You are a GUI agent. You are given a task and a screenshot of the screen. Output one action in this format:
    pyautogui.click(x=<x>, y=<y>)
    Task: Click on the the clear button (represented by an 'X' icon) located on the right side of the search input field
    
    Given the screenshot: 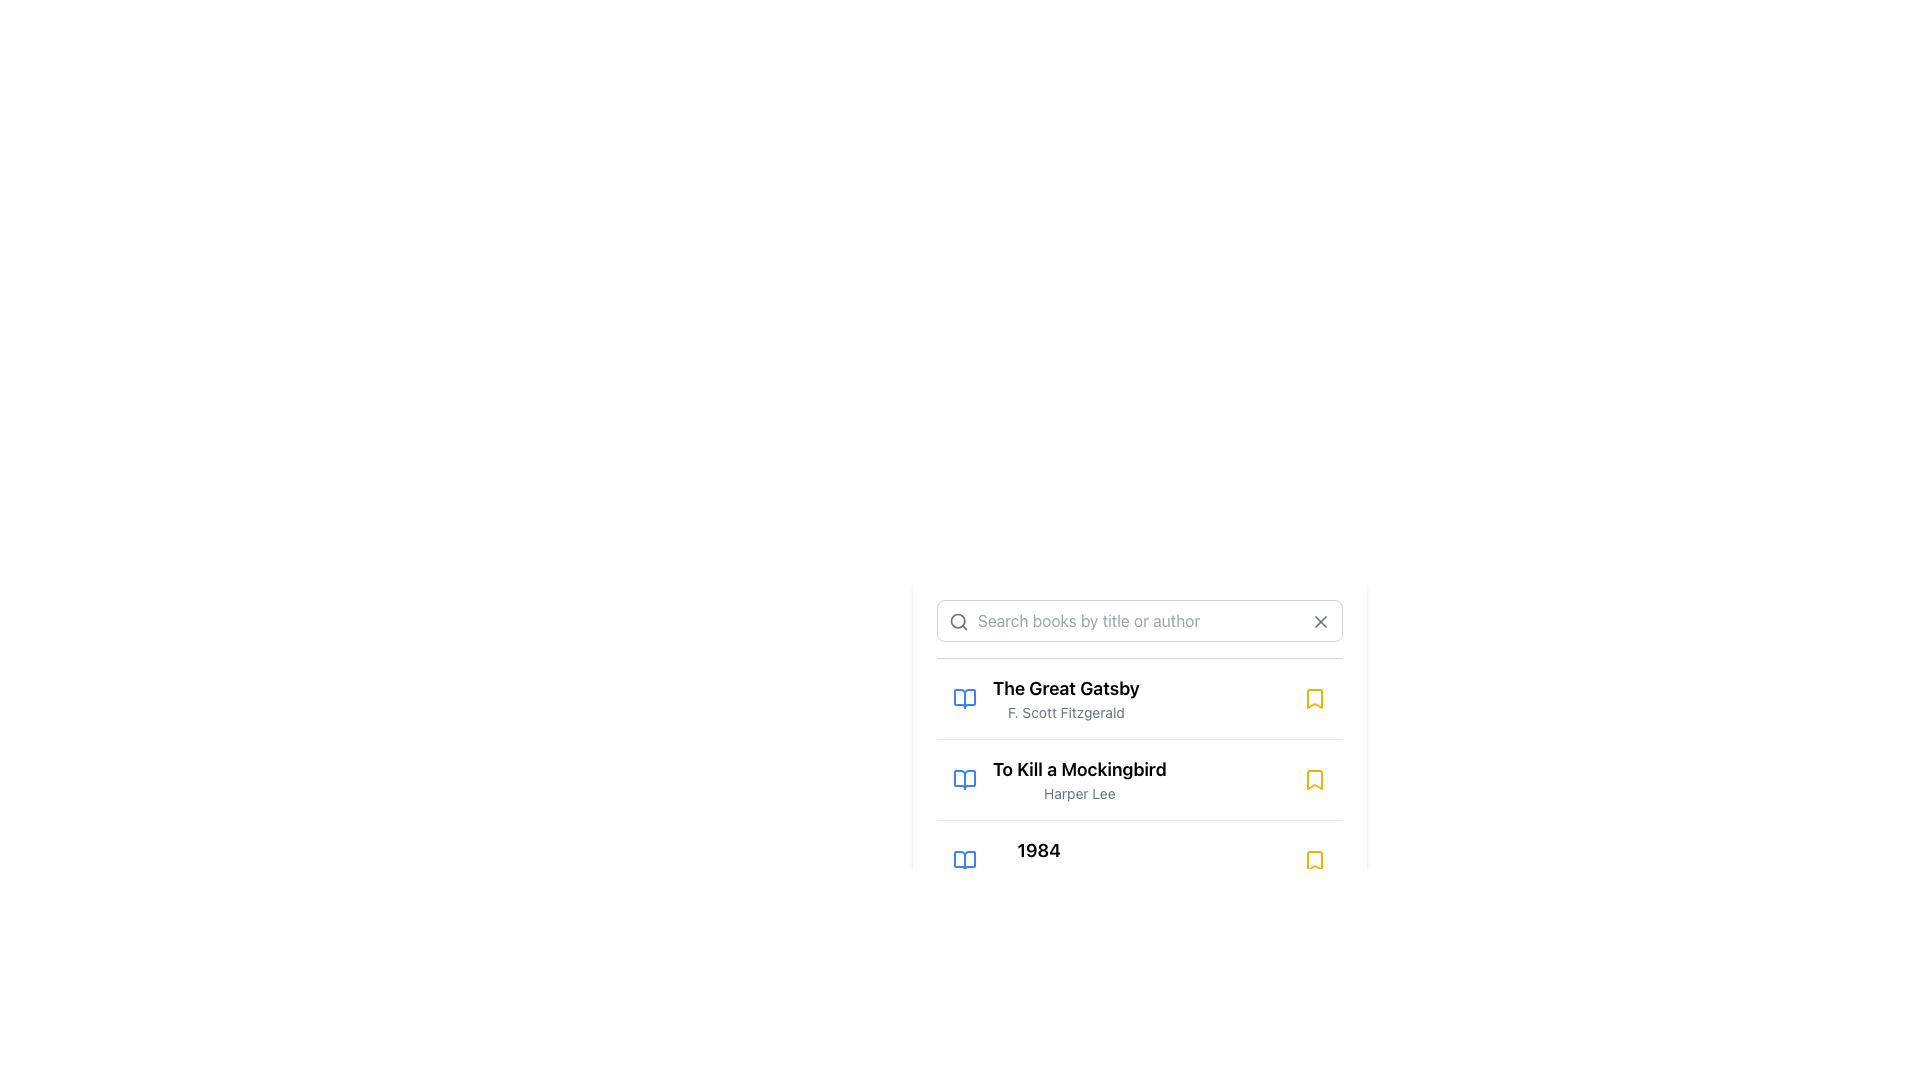 What is the action you would take?
    pyautogui.click(x=1140, y=620)
    